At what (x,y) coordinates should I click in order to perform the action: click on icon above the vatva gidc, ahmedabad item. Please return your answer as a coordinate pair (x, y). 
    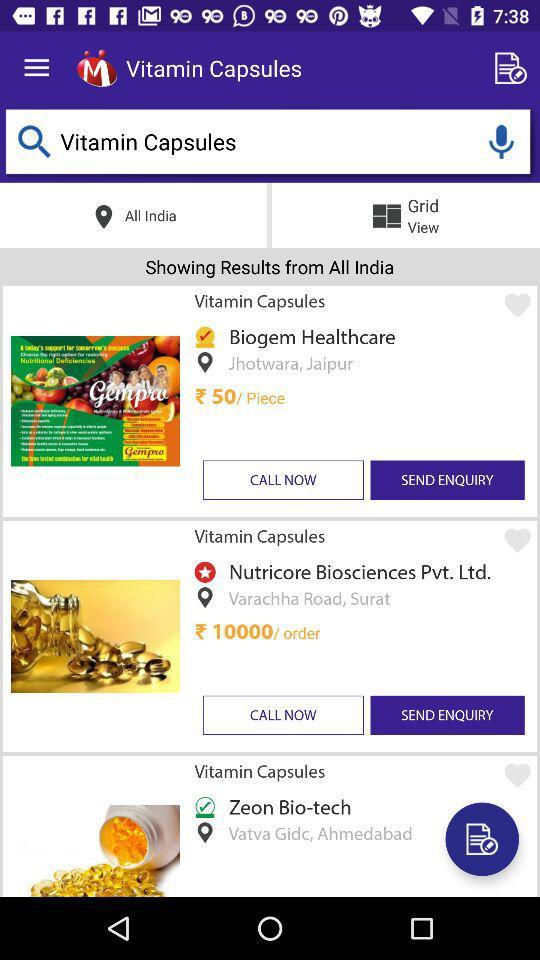
    Looking at the image, I should click on (286, 806).